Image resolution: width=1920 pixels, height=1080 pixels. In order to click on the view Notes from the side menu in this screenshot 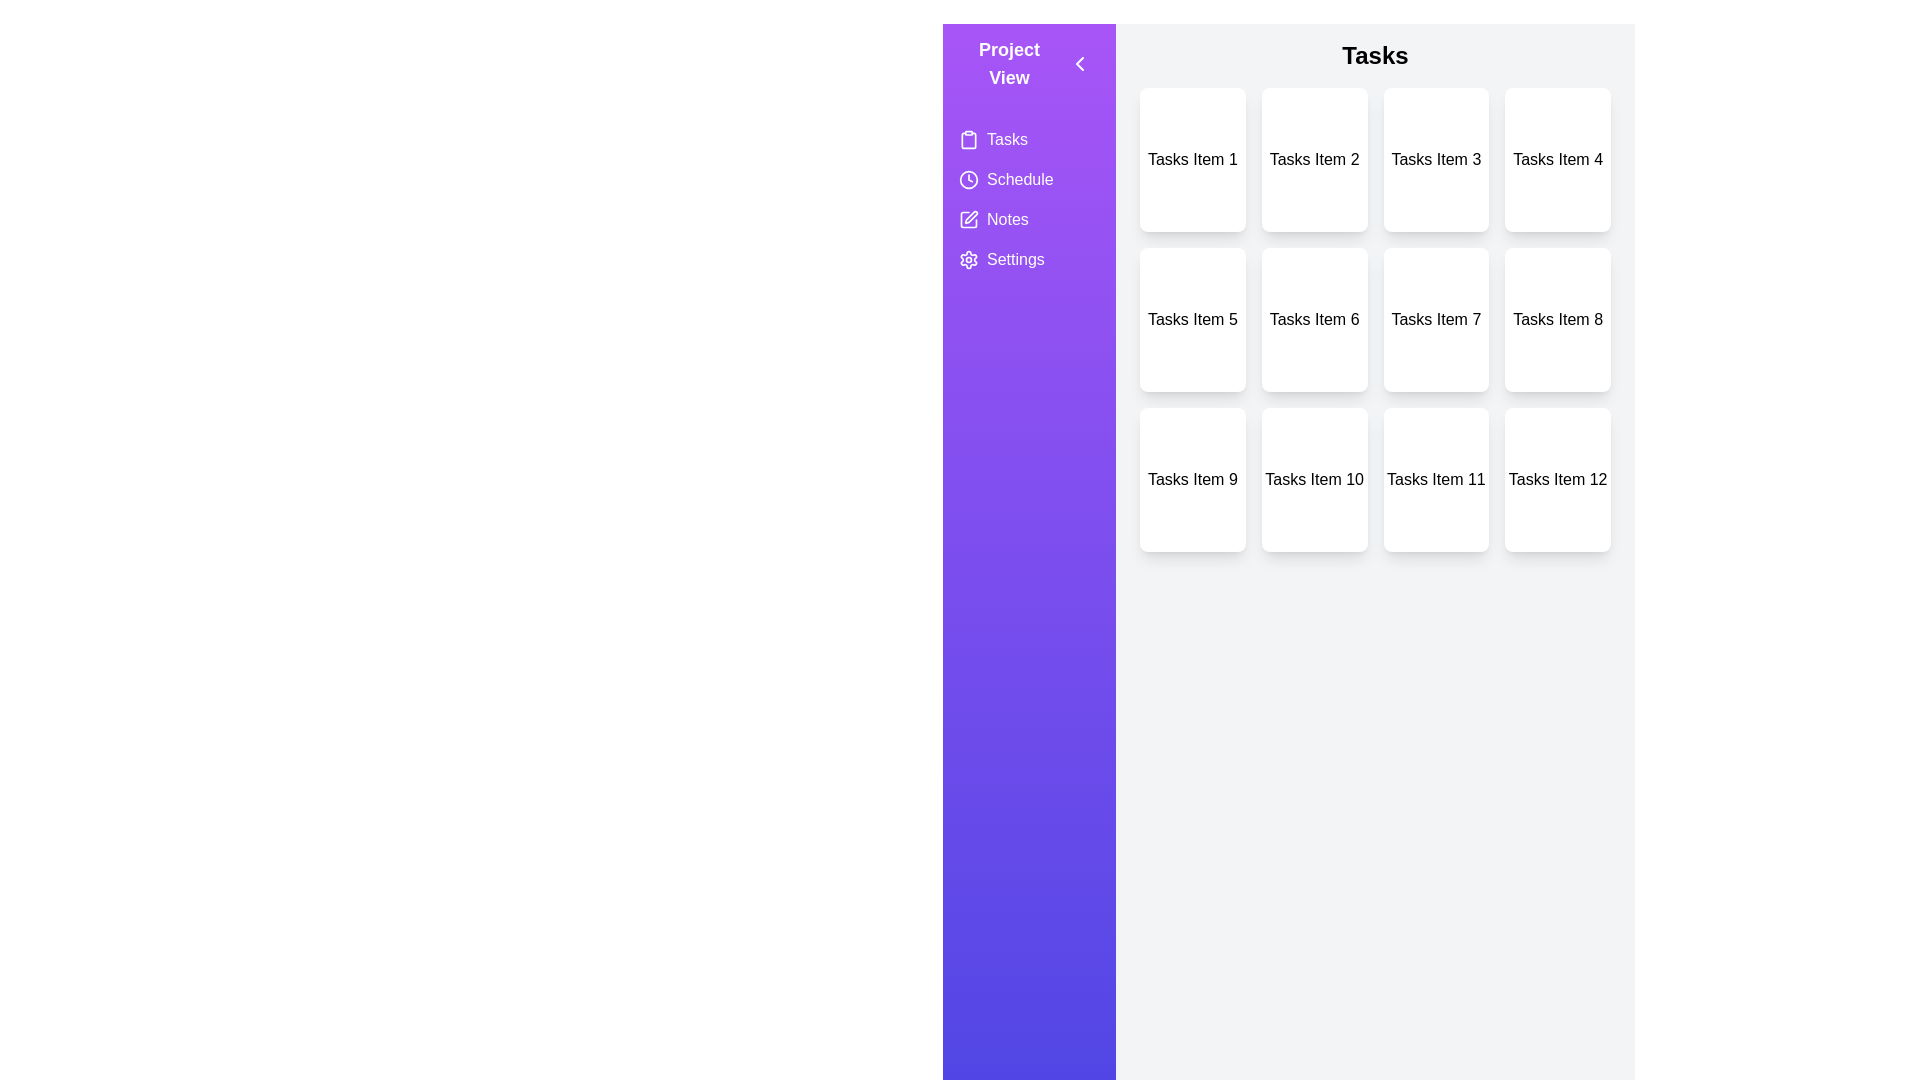, I will do `click(1029, 219)`.